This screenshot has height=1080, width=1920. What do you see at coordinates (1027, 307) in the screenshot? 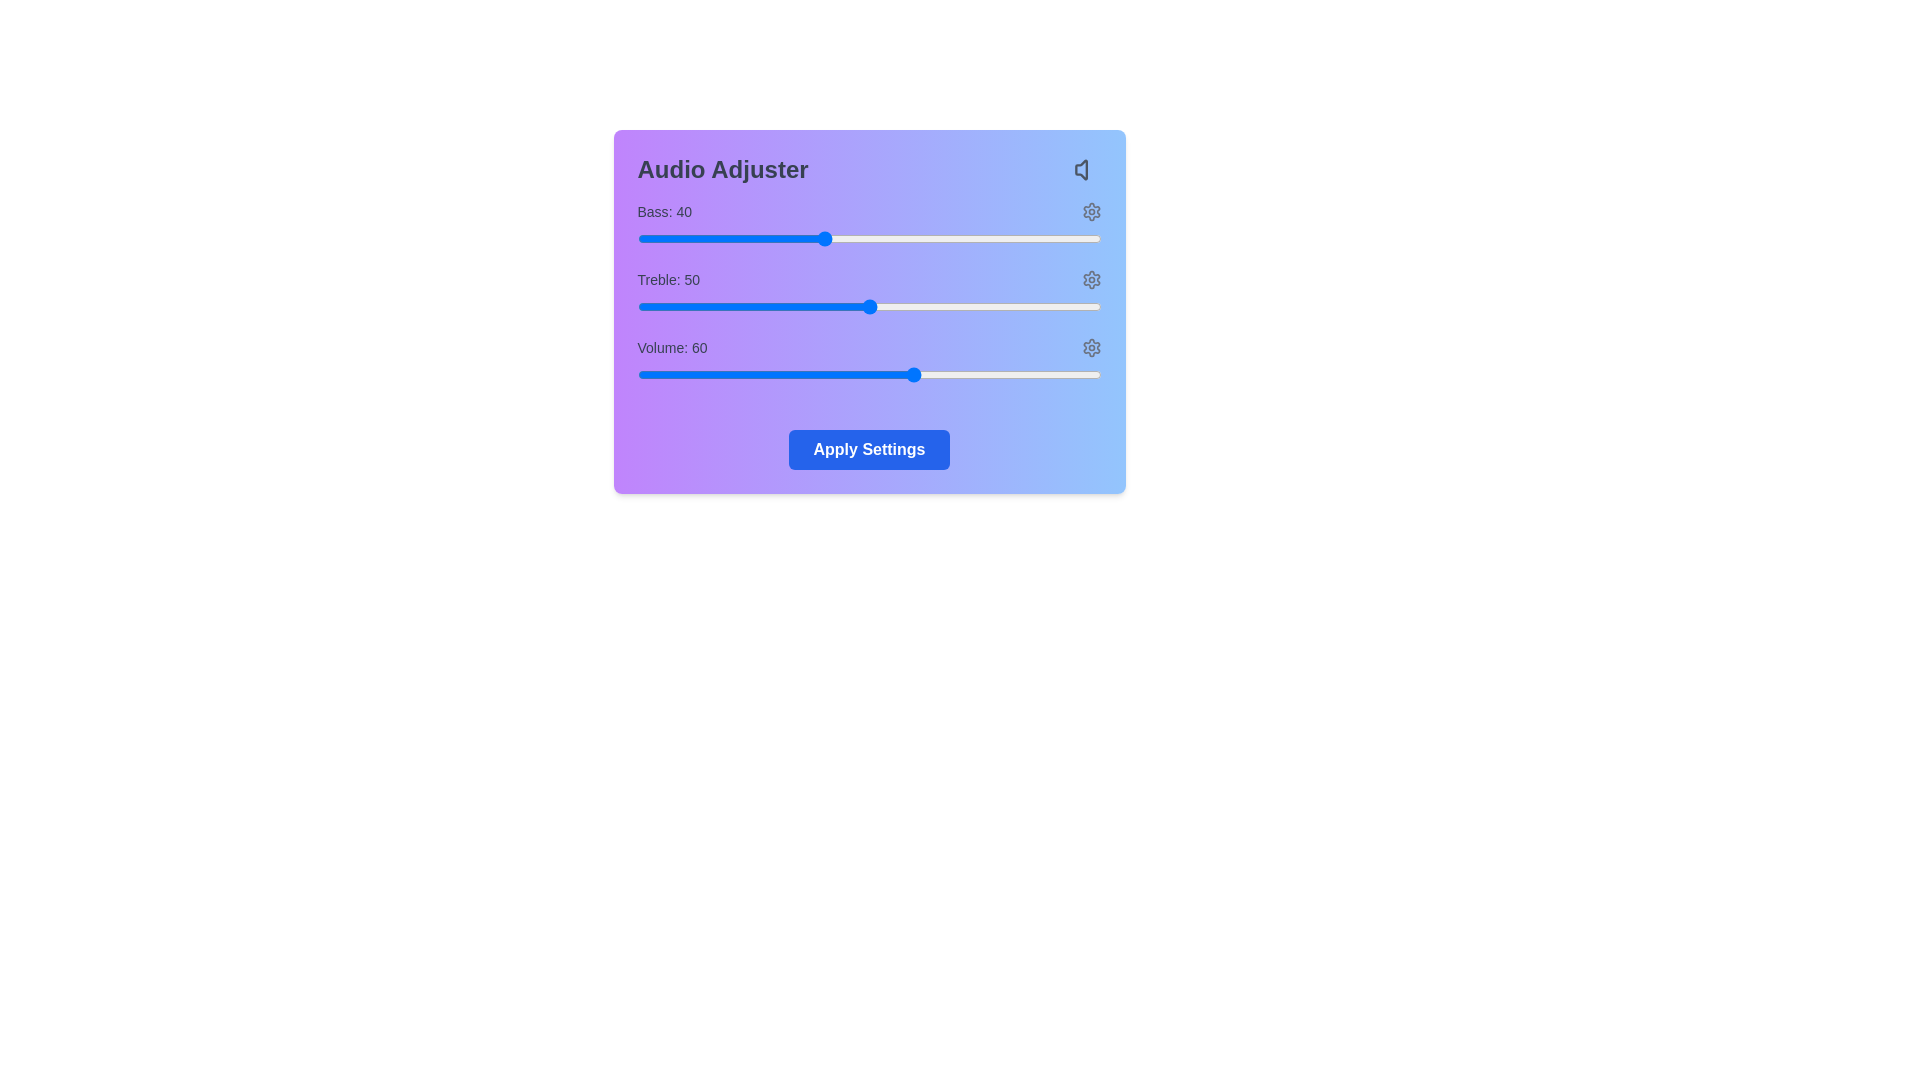
I see `the treble level` at bounding box center [1027, 307].